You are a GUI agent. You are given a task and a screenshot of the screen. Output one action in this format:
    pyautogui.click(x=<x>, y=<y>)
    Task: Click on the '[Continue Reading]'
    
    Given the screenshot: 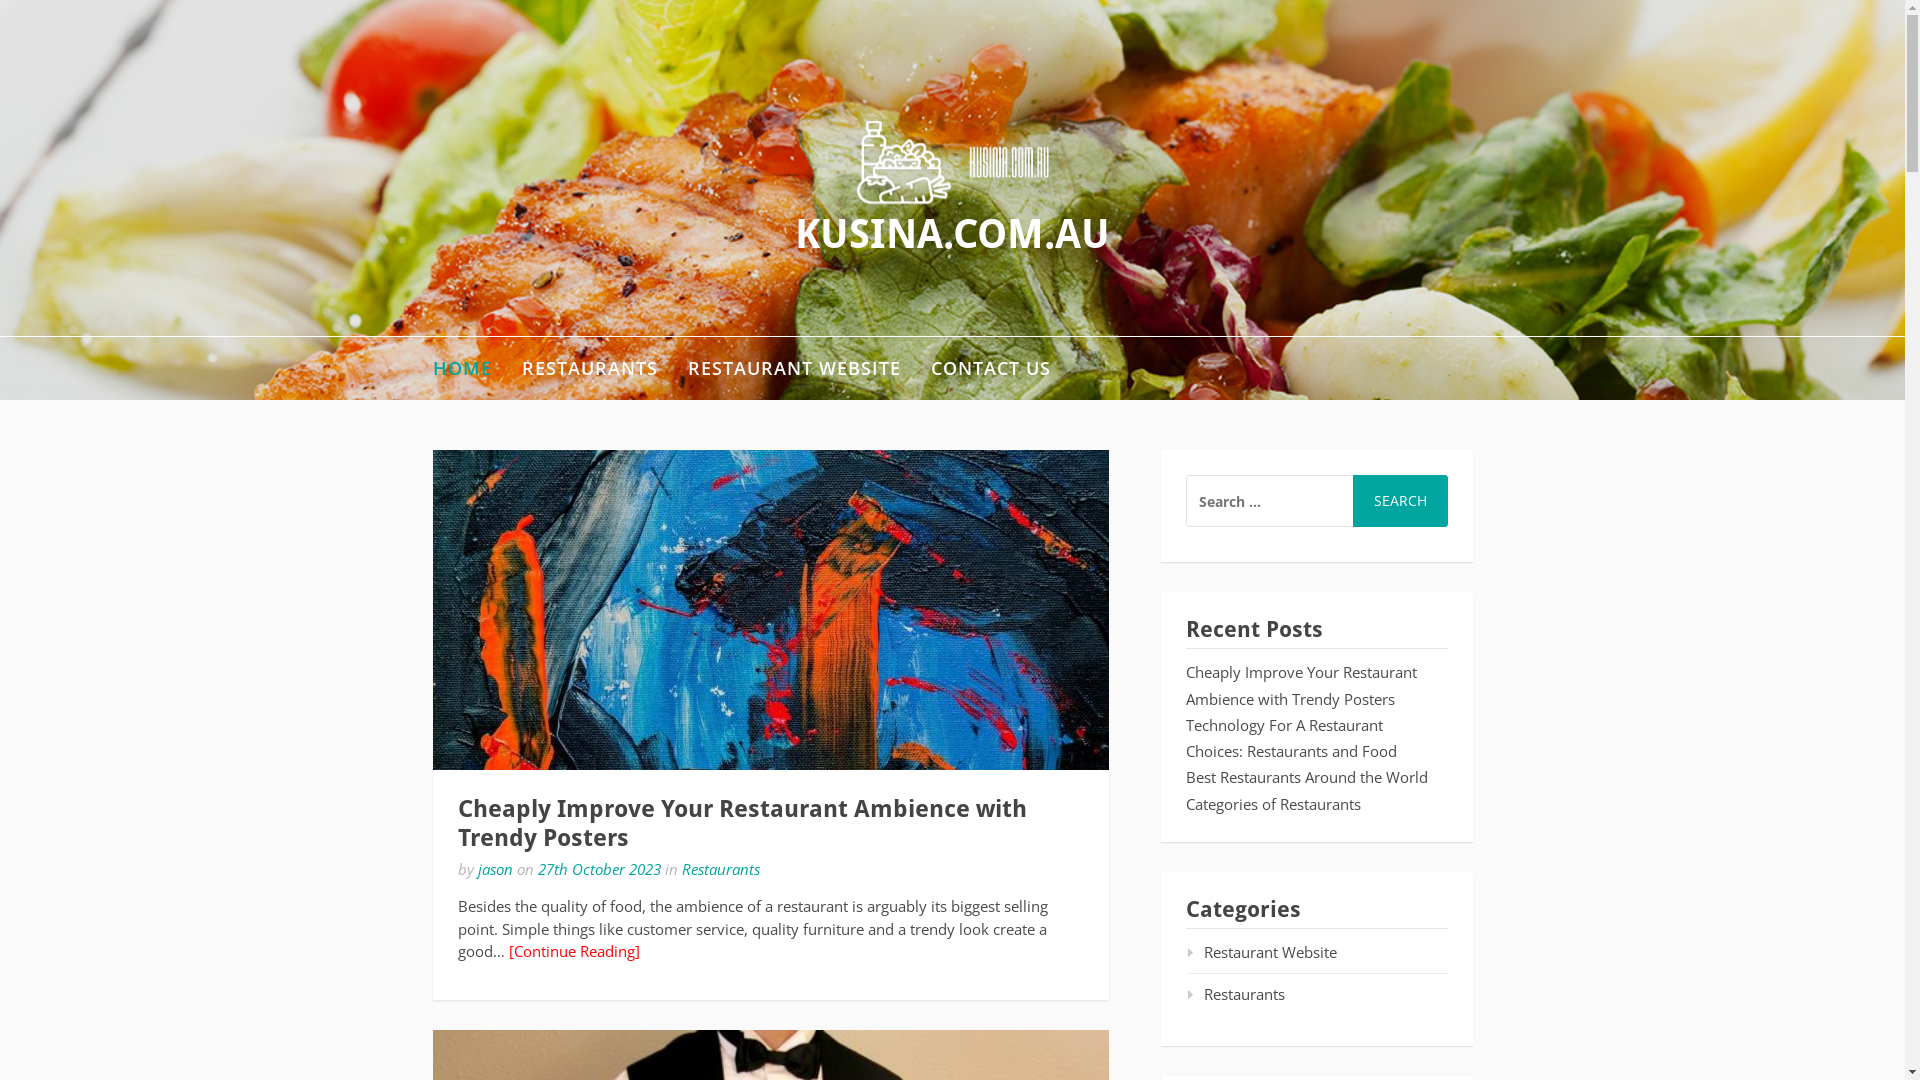 What is the action you would take?
    pyautogui.click(x=572, y=950)
    